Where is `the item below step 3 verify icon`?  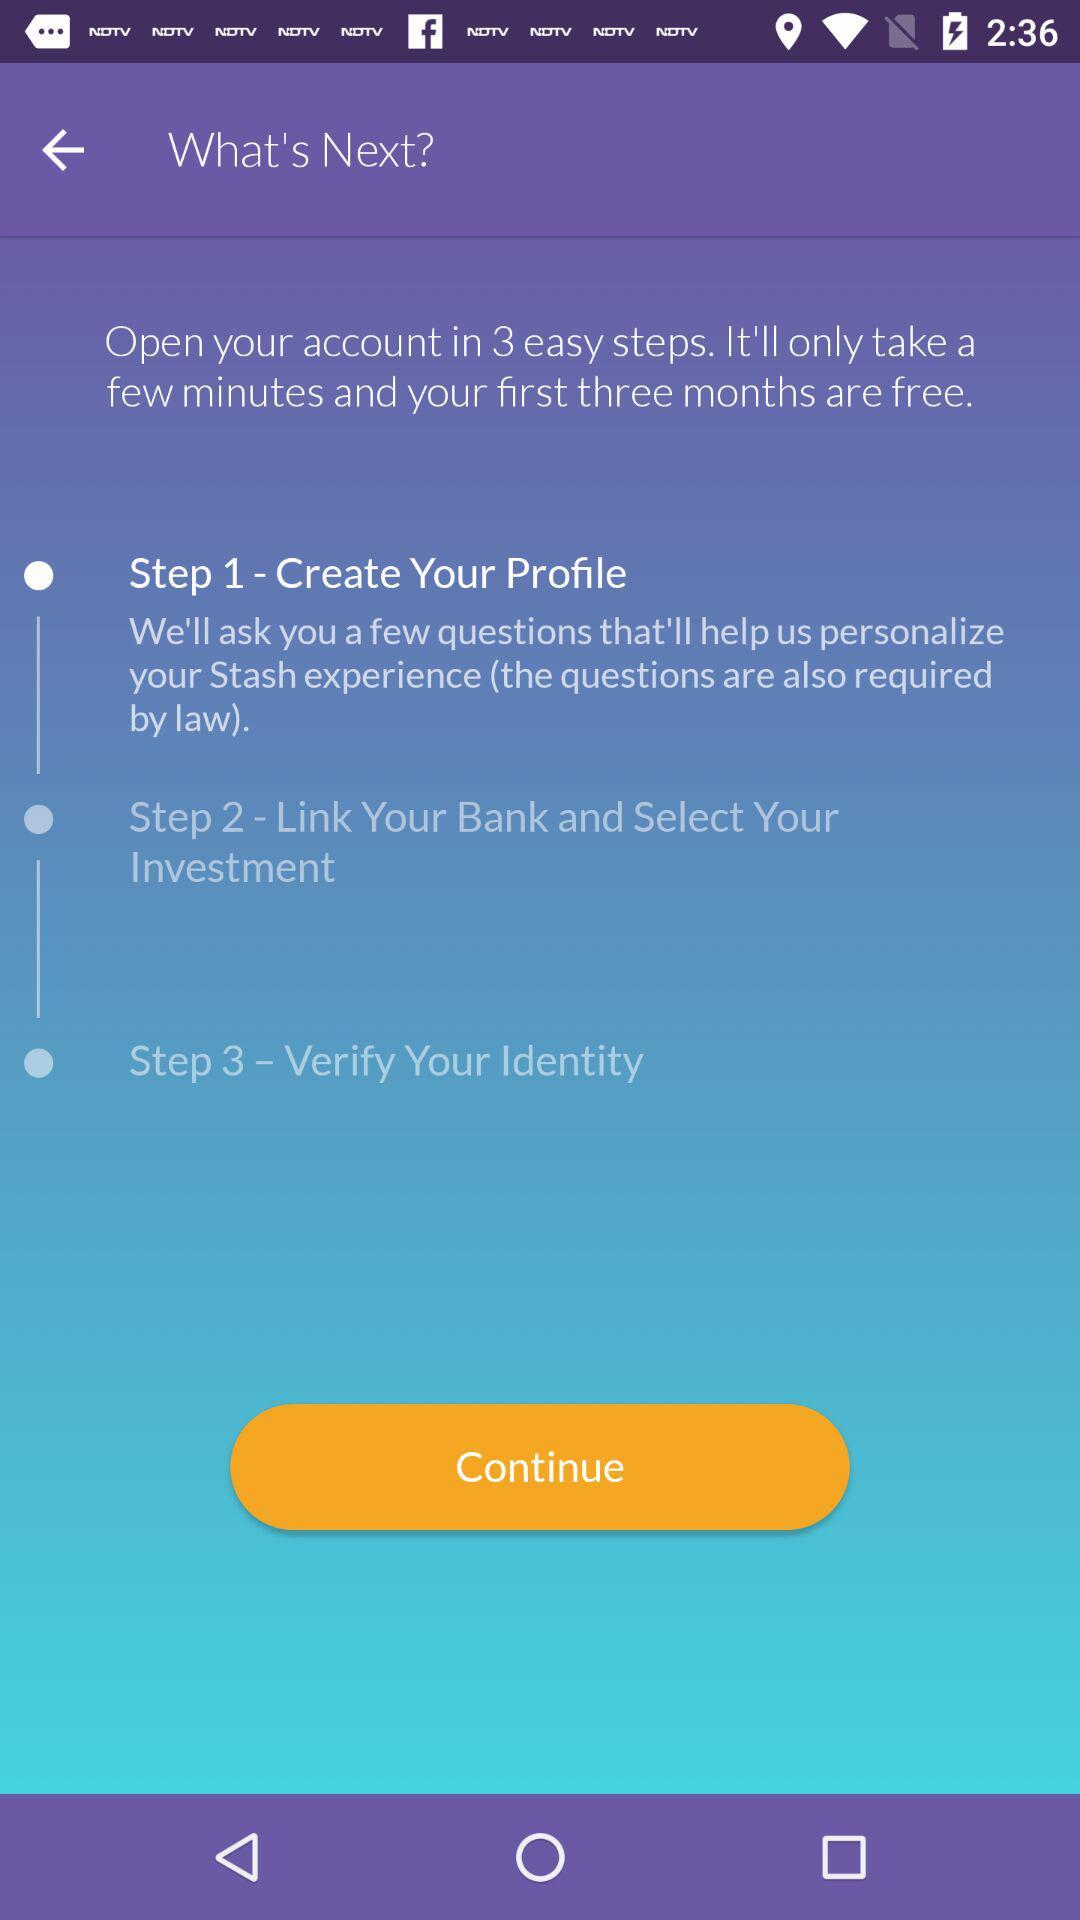 the item below step 3 verify icon is located at coordinates (540, 1467).